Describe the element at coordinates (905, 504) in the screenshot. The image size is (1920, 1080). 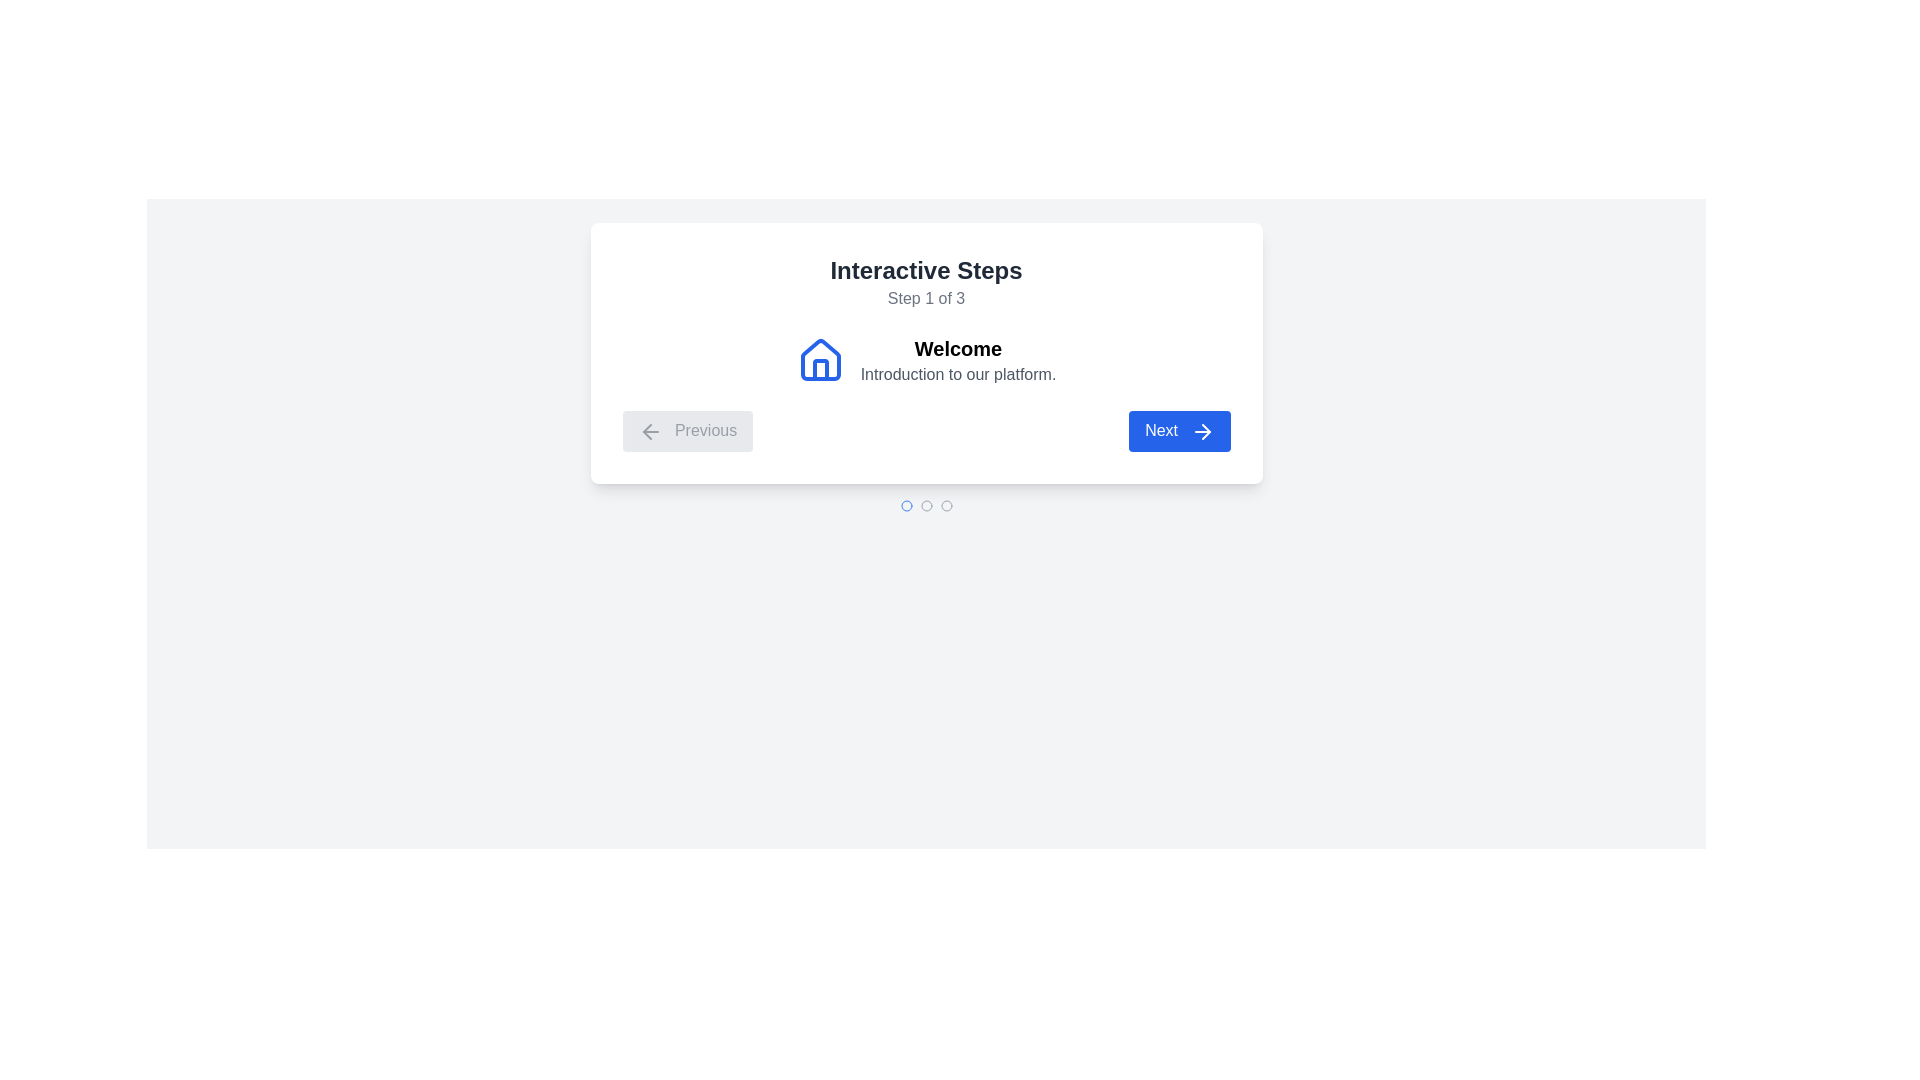
I see `the first circular progress indicator dot with a blue border located below the 'Interactive Steps' section` at that location.